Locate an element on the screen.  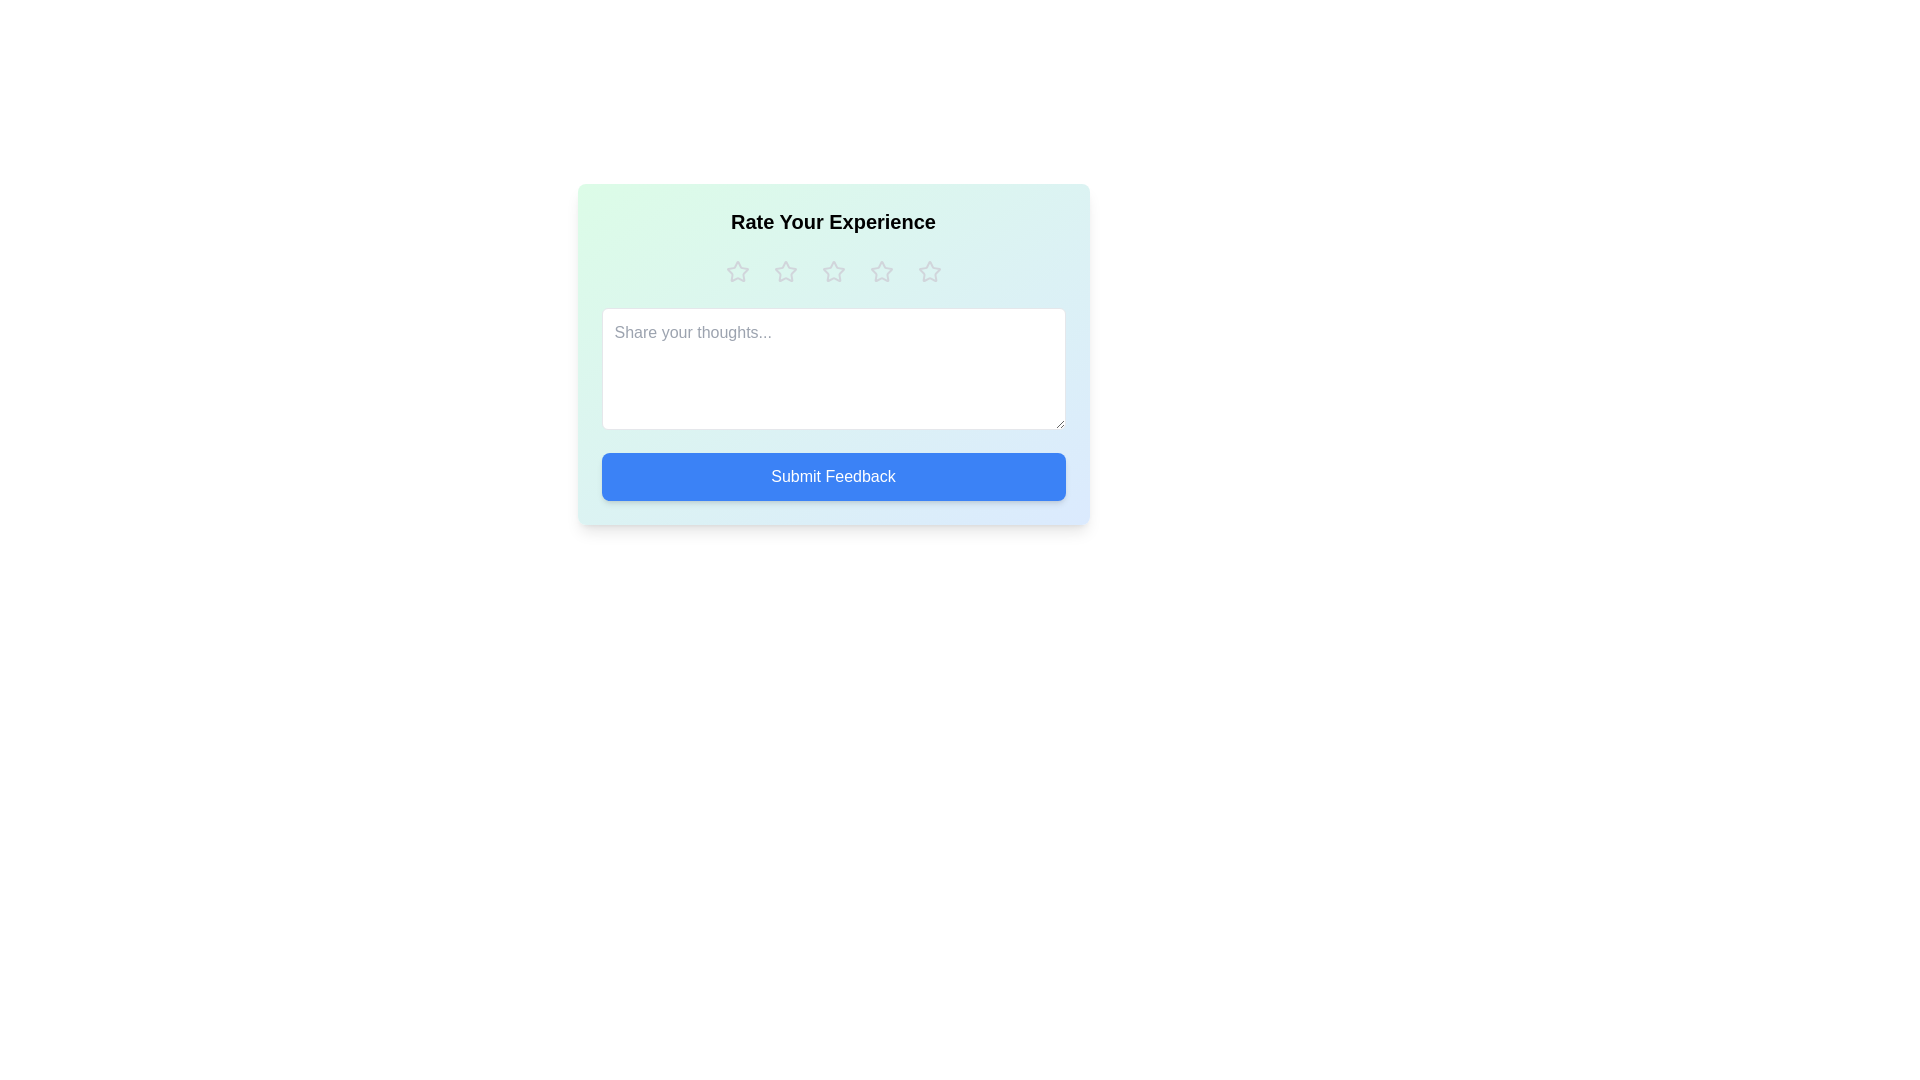
the rating to 5 stars by clicking on the respective star is located at coordinates (928, 272).